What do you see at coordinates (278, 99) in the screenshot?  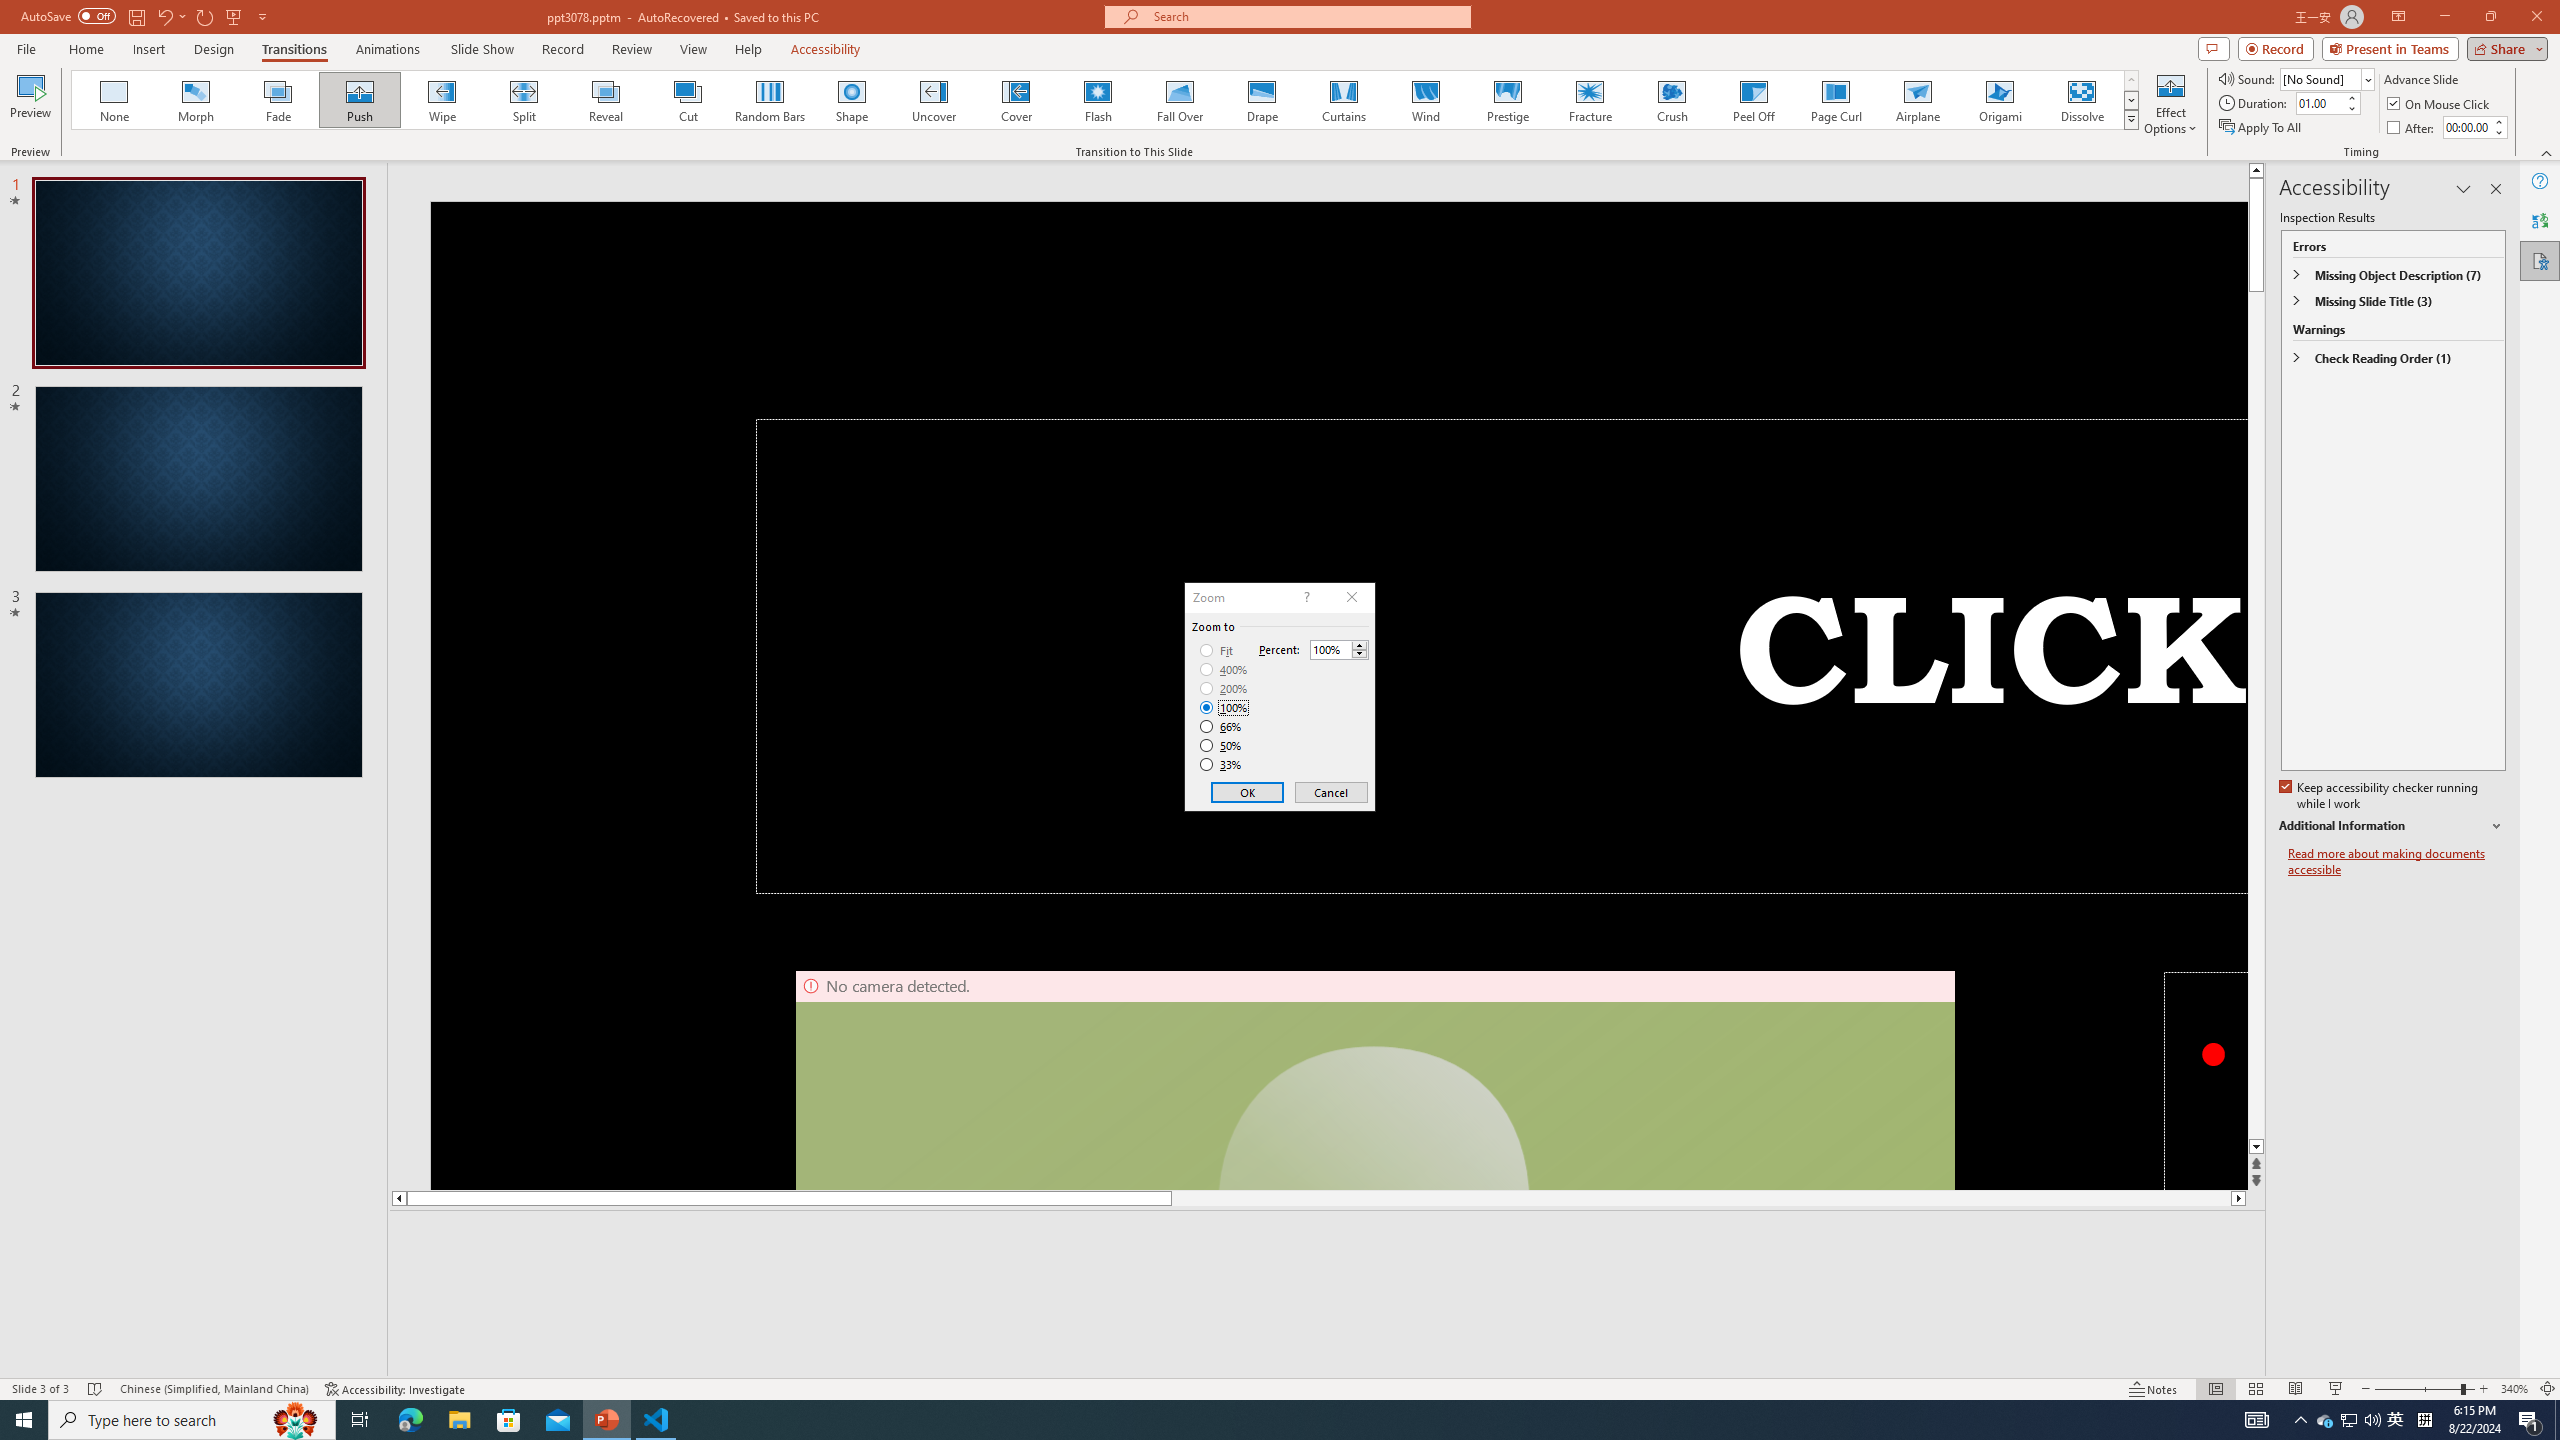 I see `'Fade'` at bounding box center [278, 99].